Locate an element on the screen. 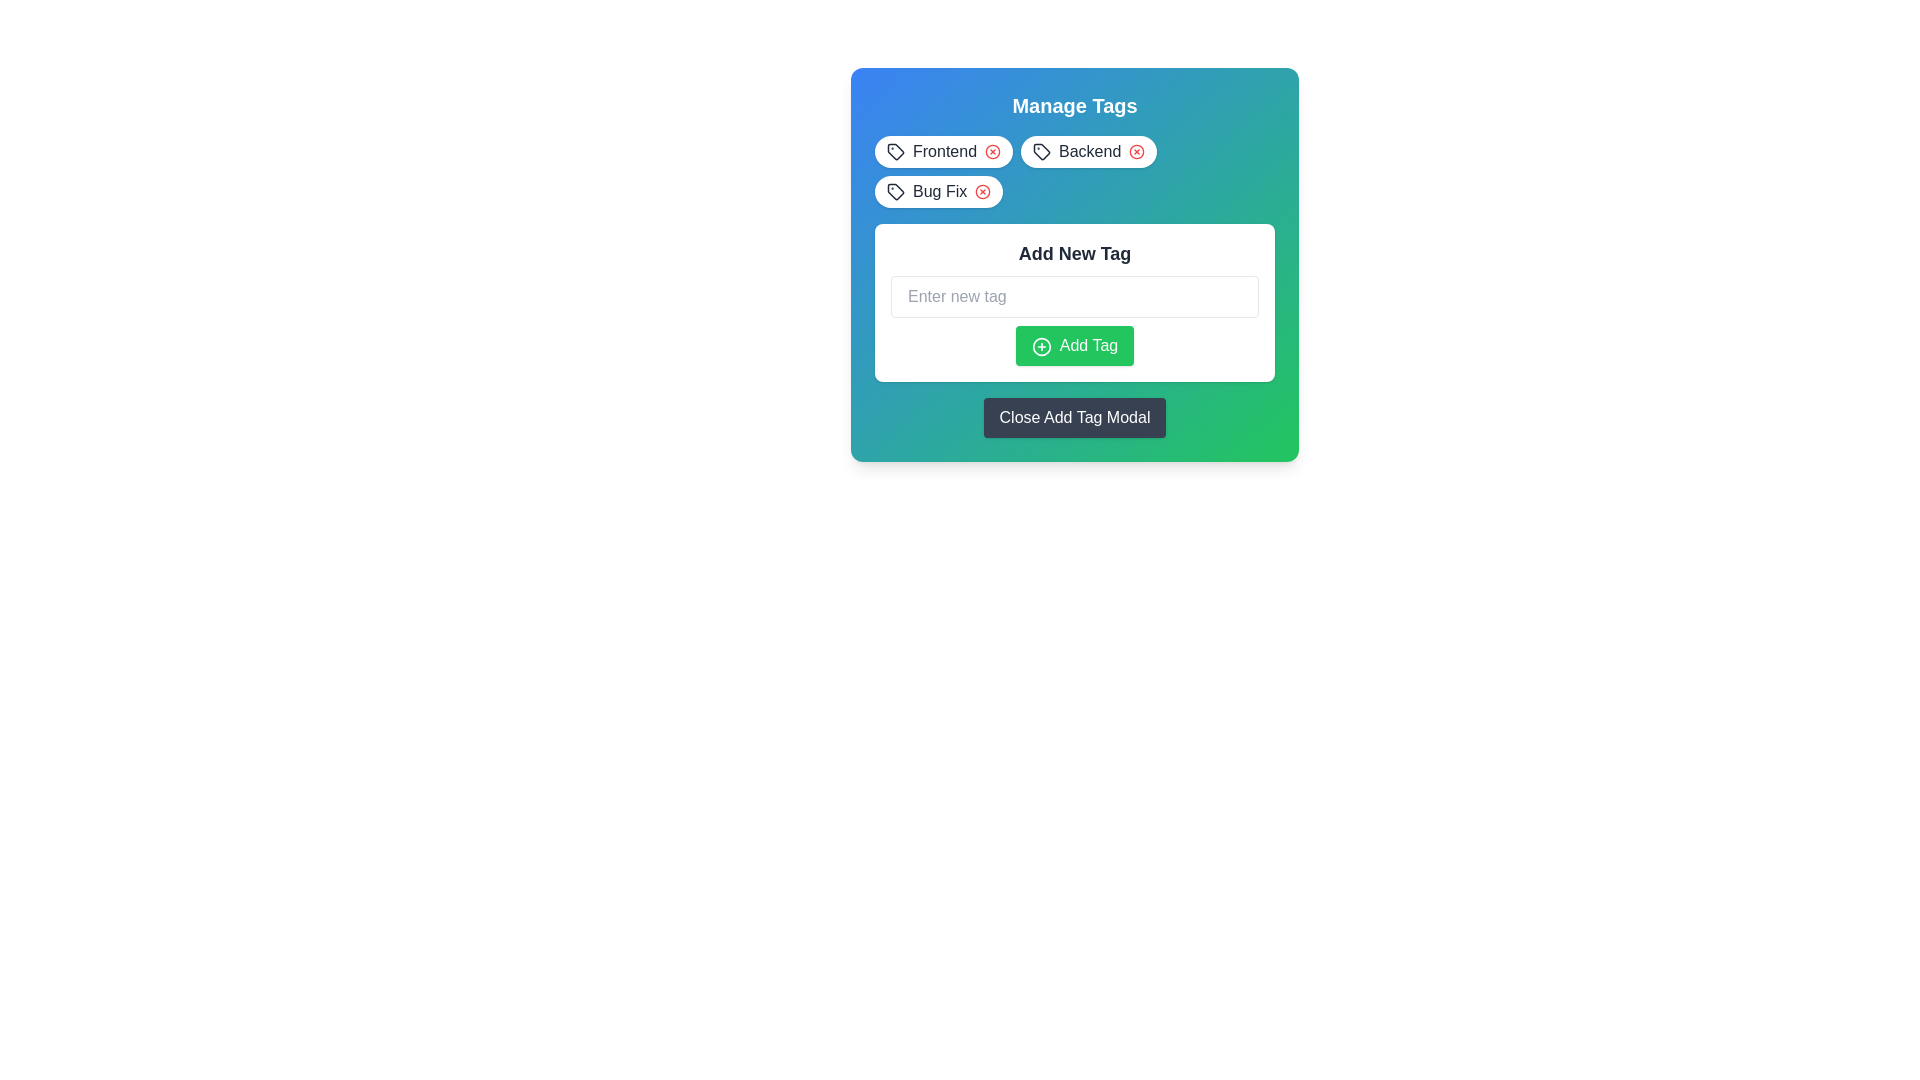 This screenshot has width=1920, height=1080. the icon that visually represents the 'Frontend' tag, located as the leftmost component within the 'Frontend' tag group in the top left section of the modal window is located at coordinates (895, 150).